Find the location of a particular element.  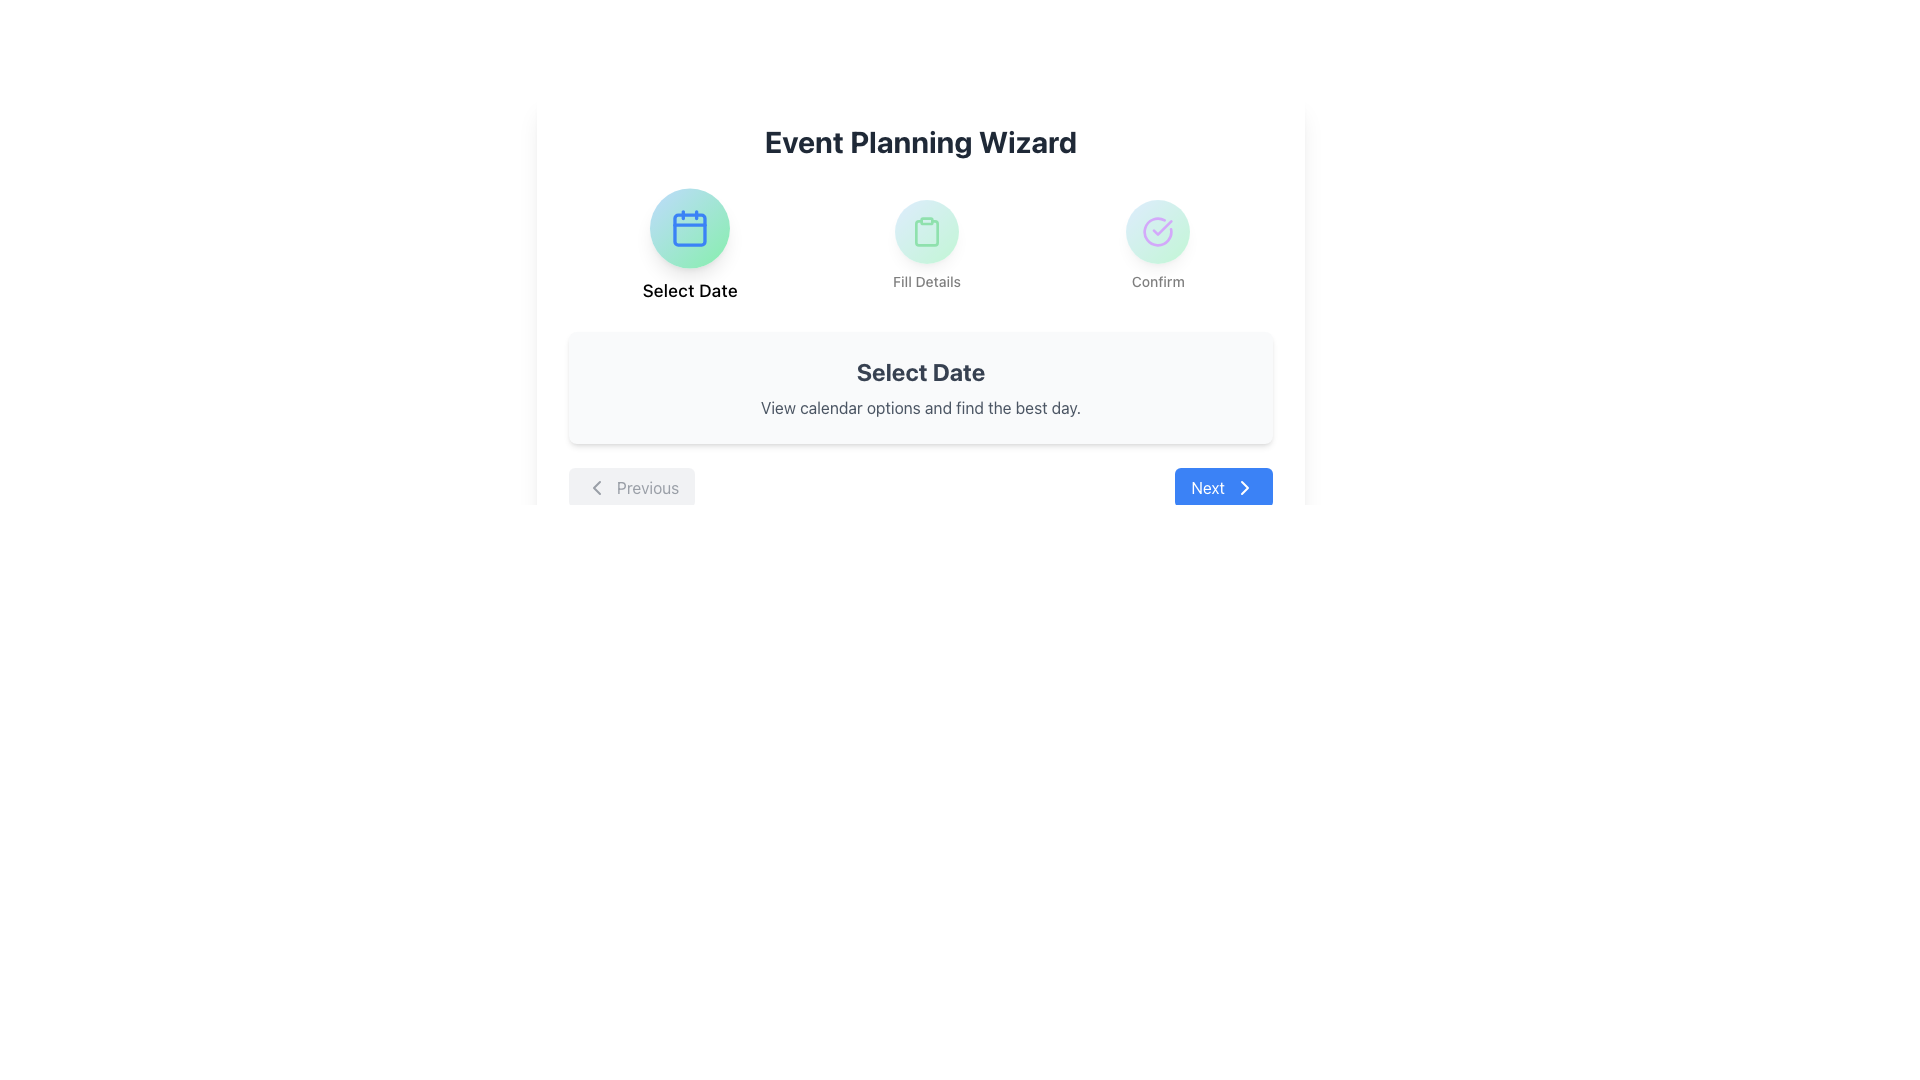

the 'Fill Details' icon indicator, which visually represents the first step in the process within a wizard-like interface is located at coordinates (926, 230).